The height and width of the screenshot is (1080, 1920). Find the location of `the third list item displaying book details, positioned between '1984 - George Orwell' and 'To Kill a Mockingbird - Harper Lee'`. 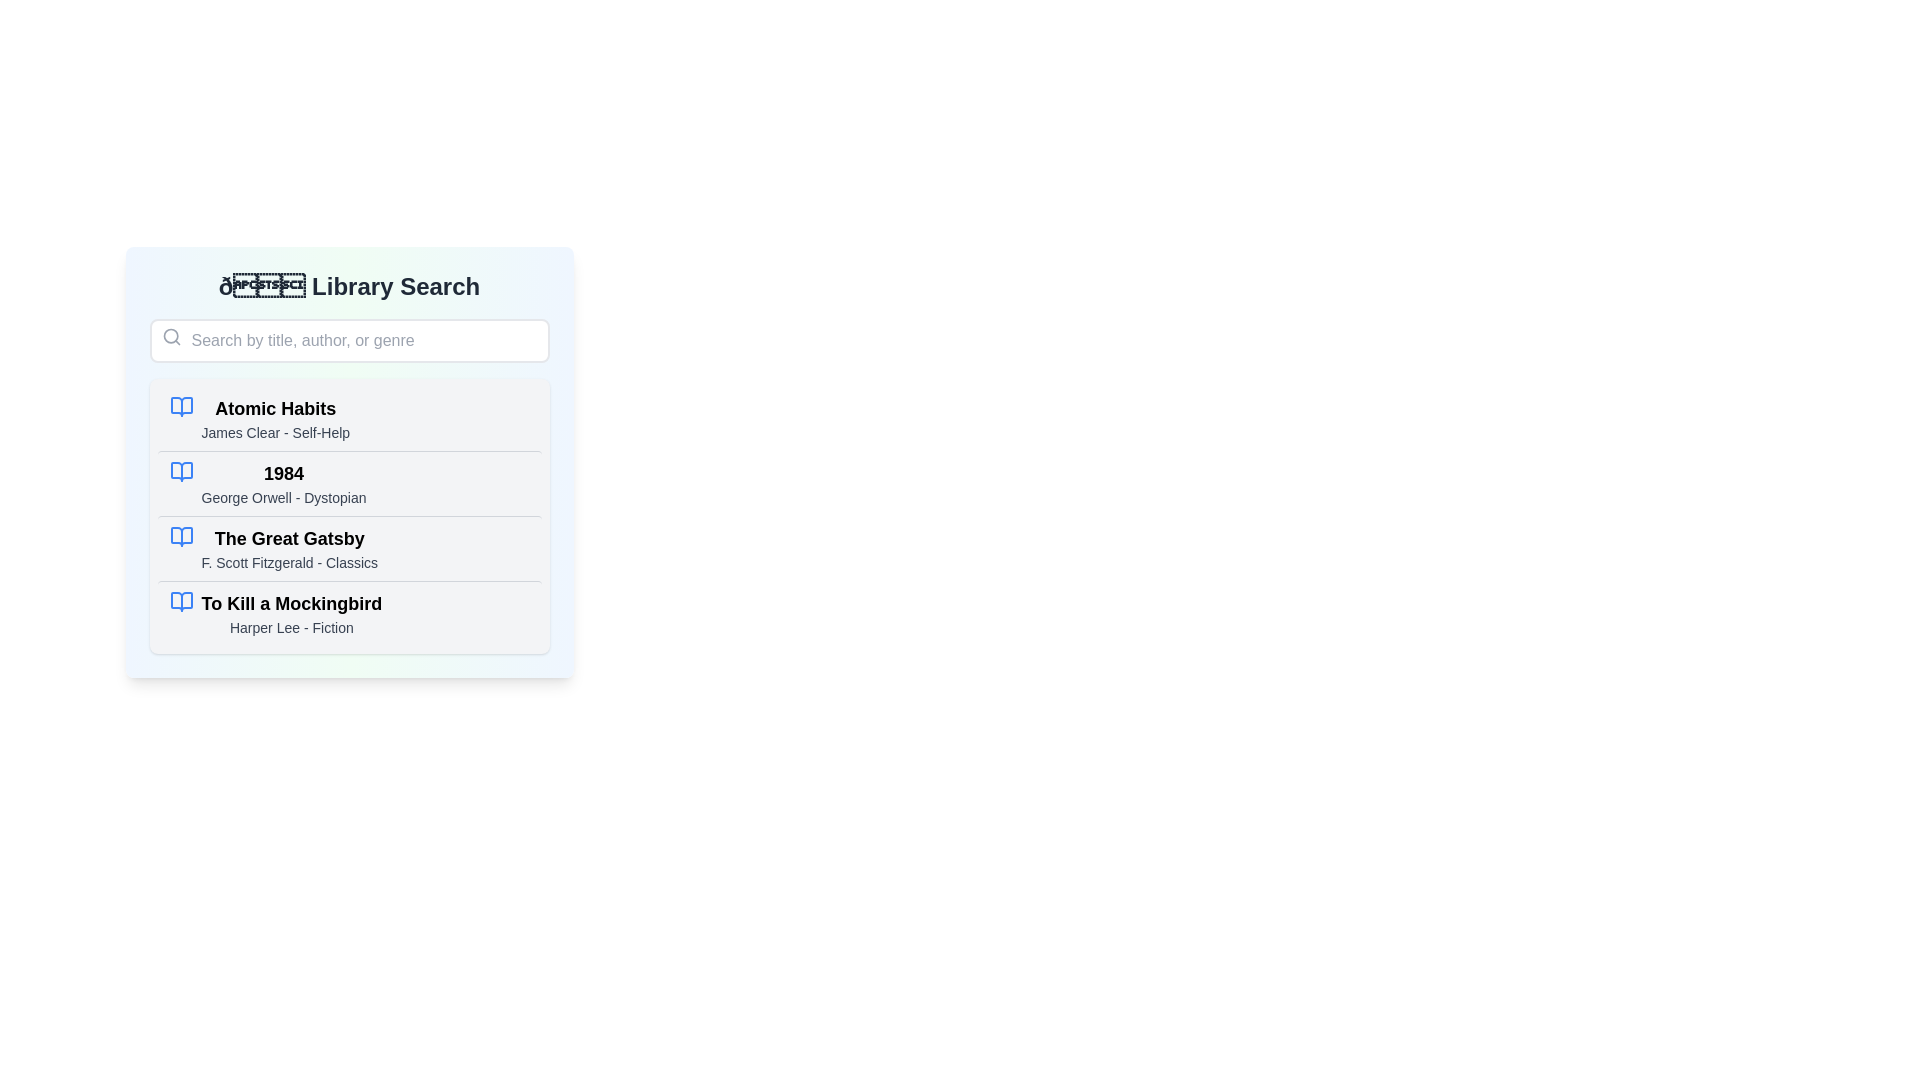

the third list item displaying book details, positioned between '1984 - George Orwell' and 'To Kill a Mockingbird - Harper Lee' is located at coordinates (288, 548).